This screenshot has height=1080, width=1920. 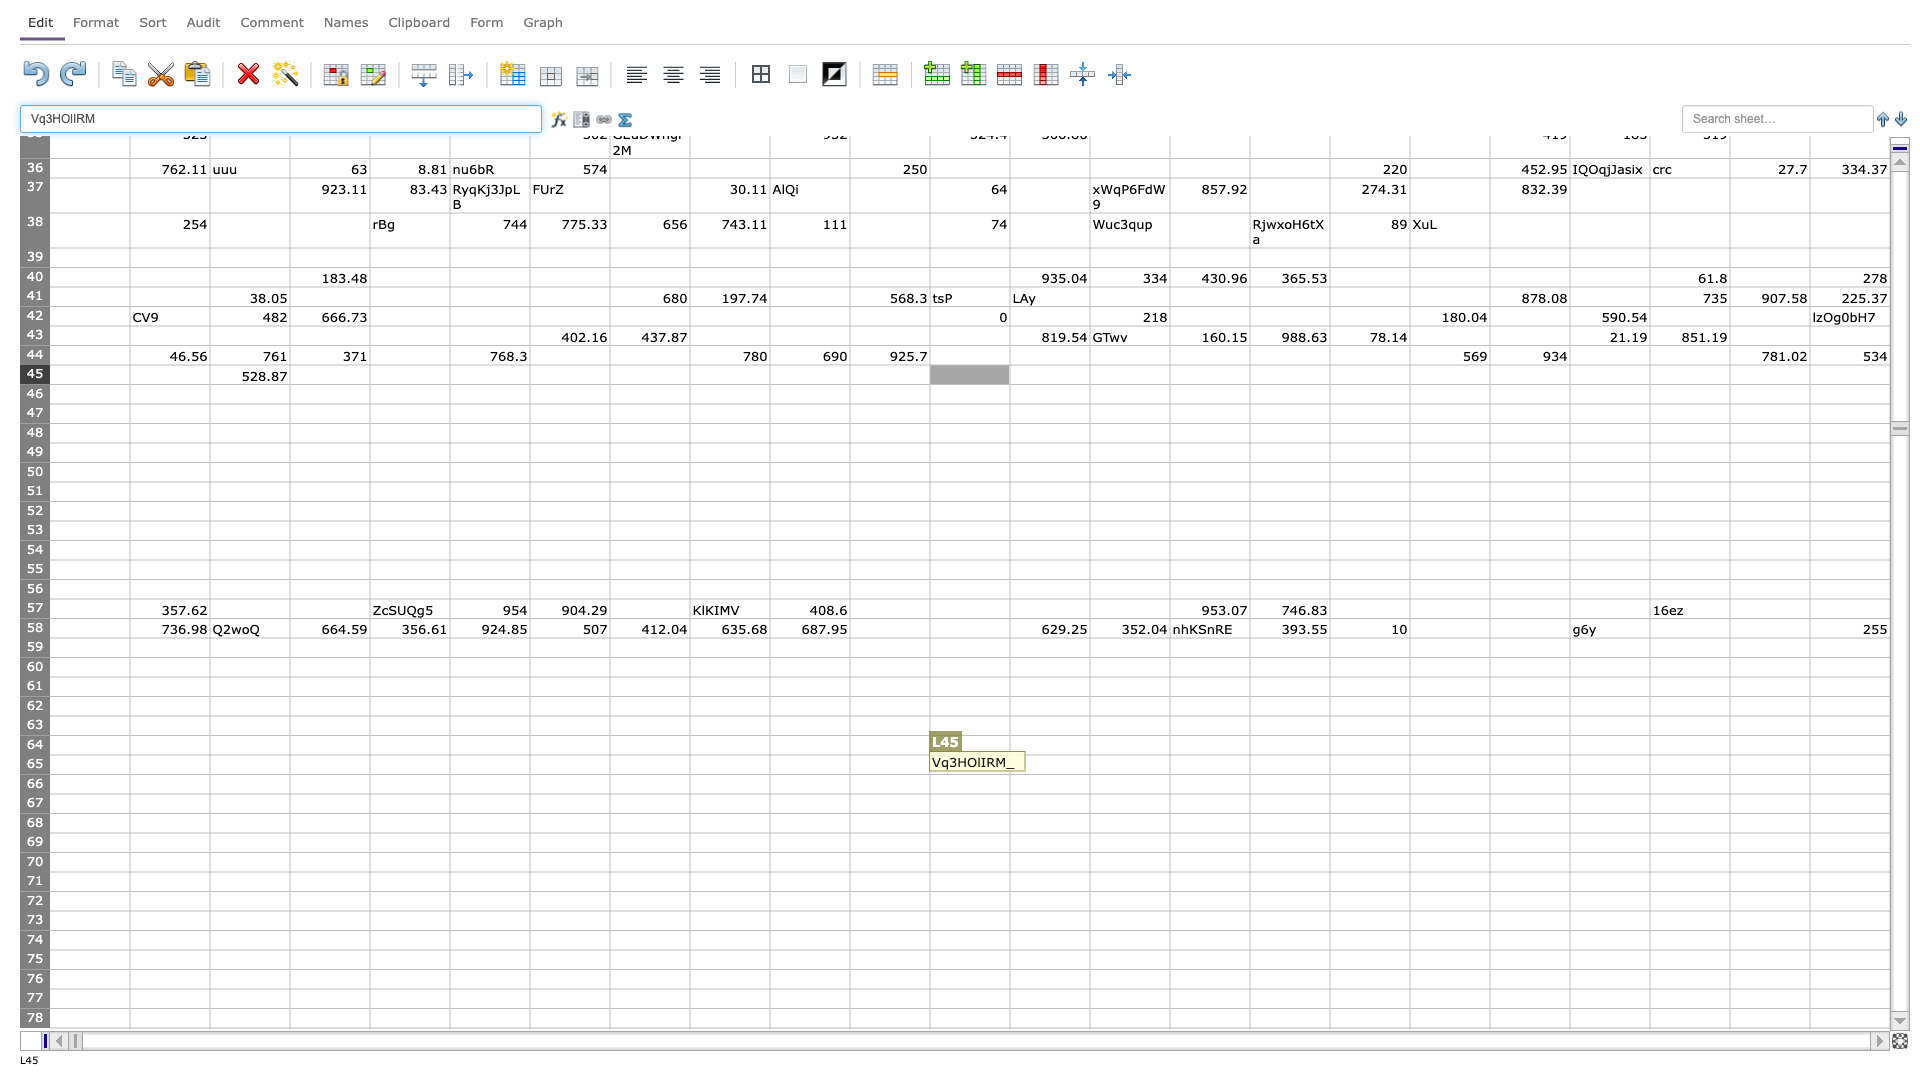 What do you see at coordinates (1088, 773) in the screenshot?
I see `Lower right of M65` at bounding box center [1088, 773].